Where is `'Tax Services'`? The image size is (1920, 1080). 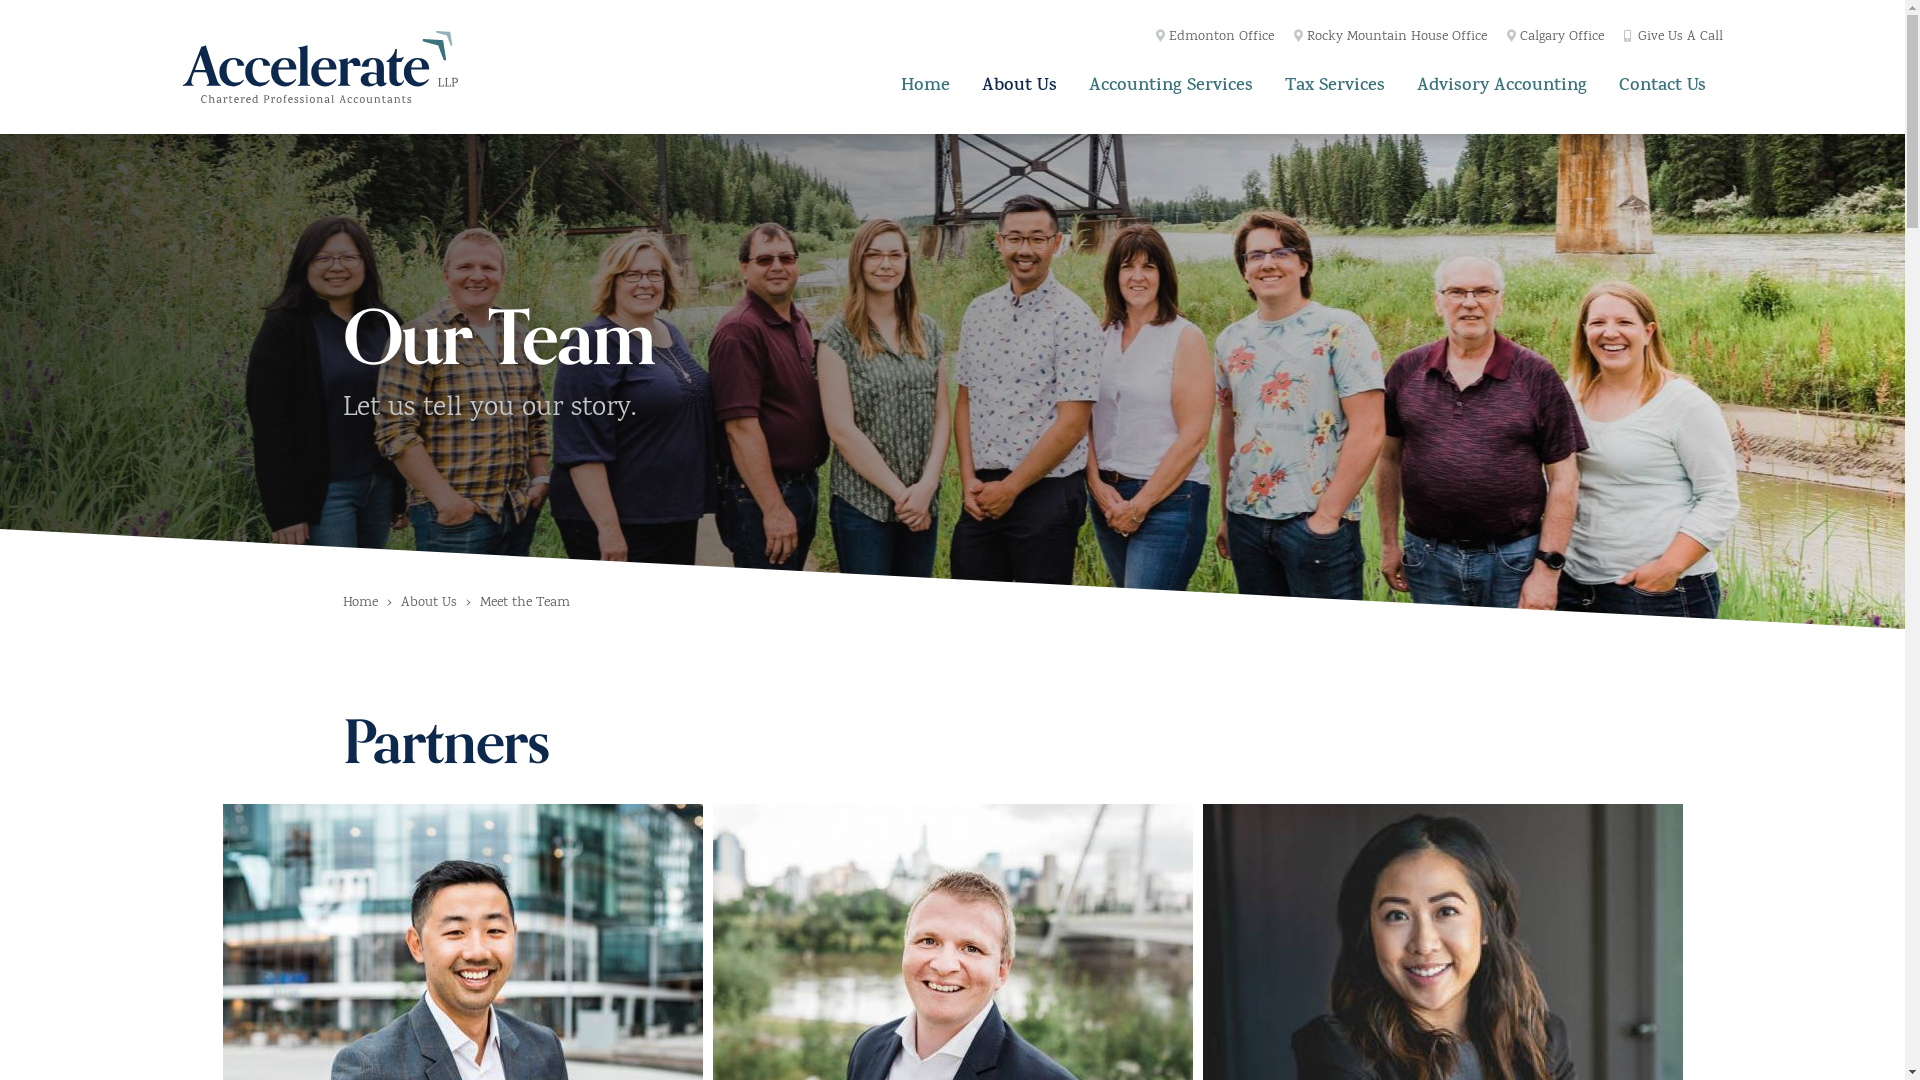
'Tax Services' is located at coordinates (1334, 83).